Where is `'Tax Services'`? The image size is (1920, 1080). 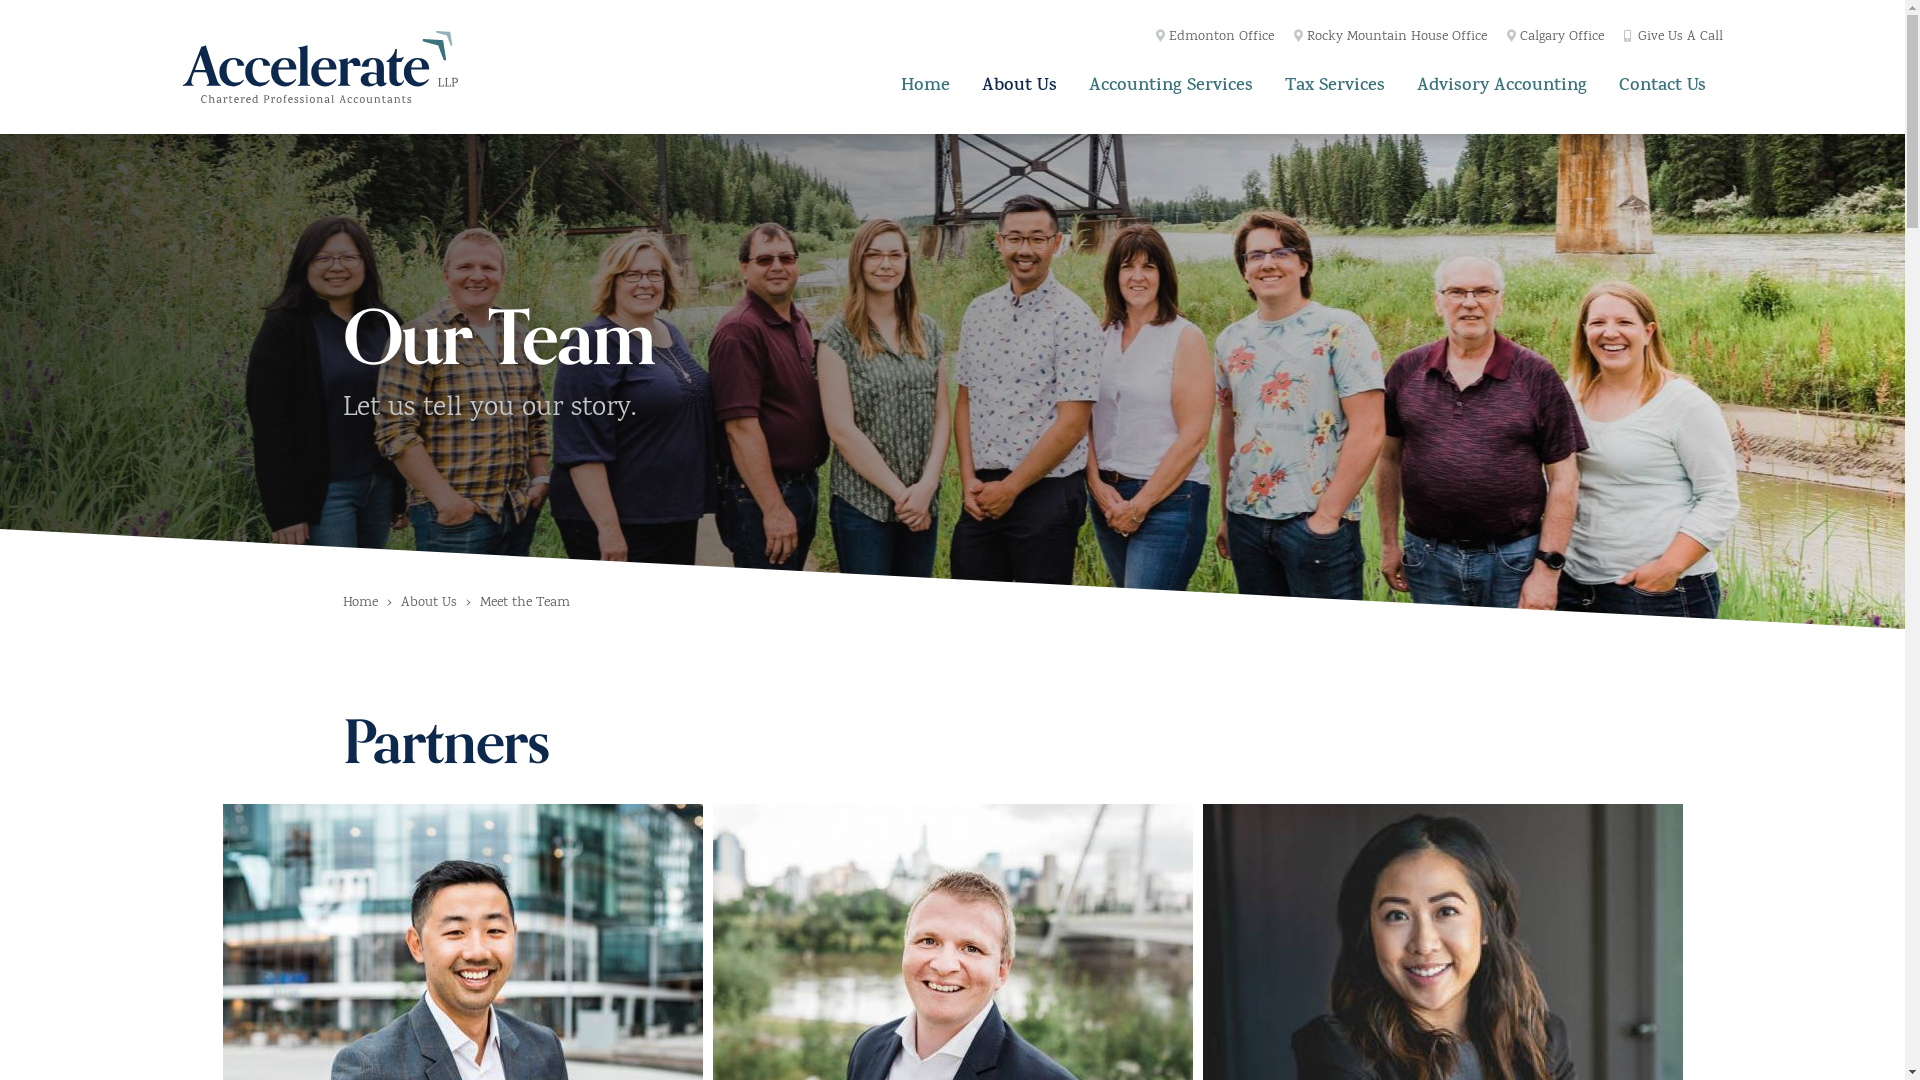
'Tax Services' is located at coordinates (1334, 83).